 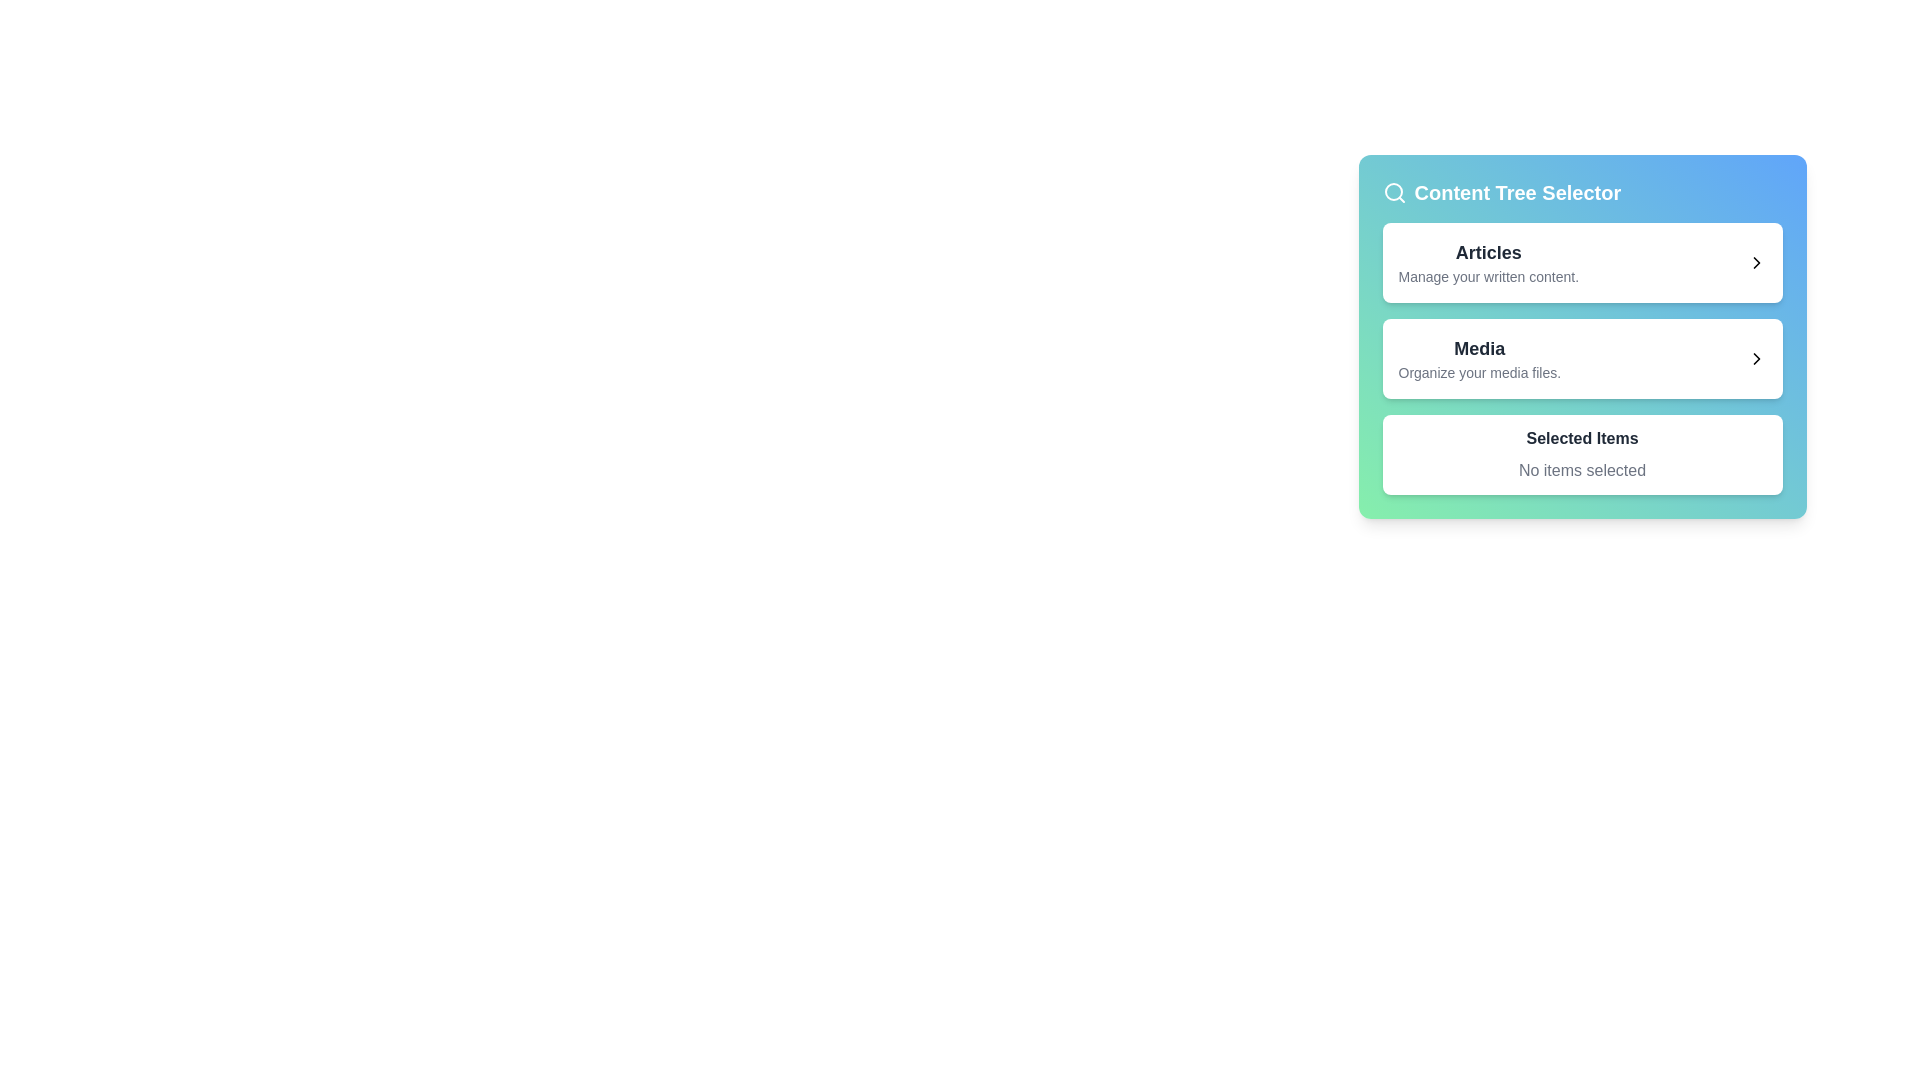 What do you see at coordinates (1488, 261) in the screenshot?
I see `the text block within the first clickable card below the 'Content Tree Selector' title` at bounding box center [1488, 261].